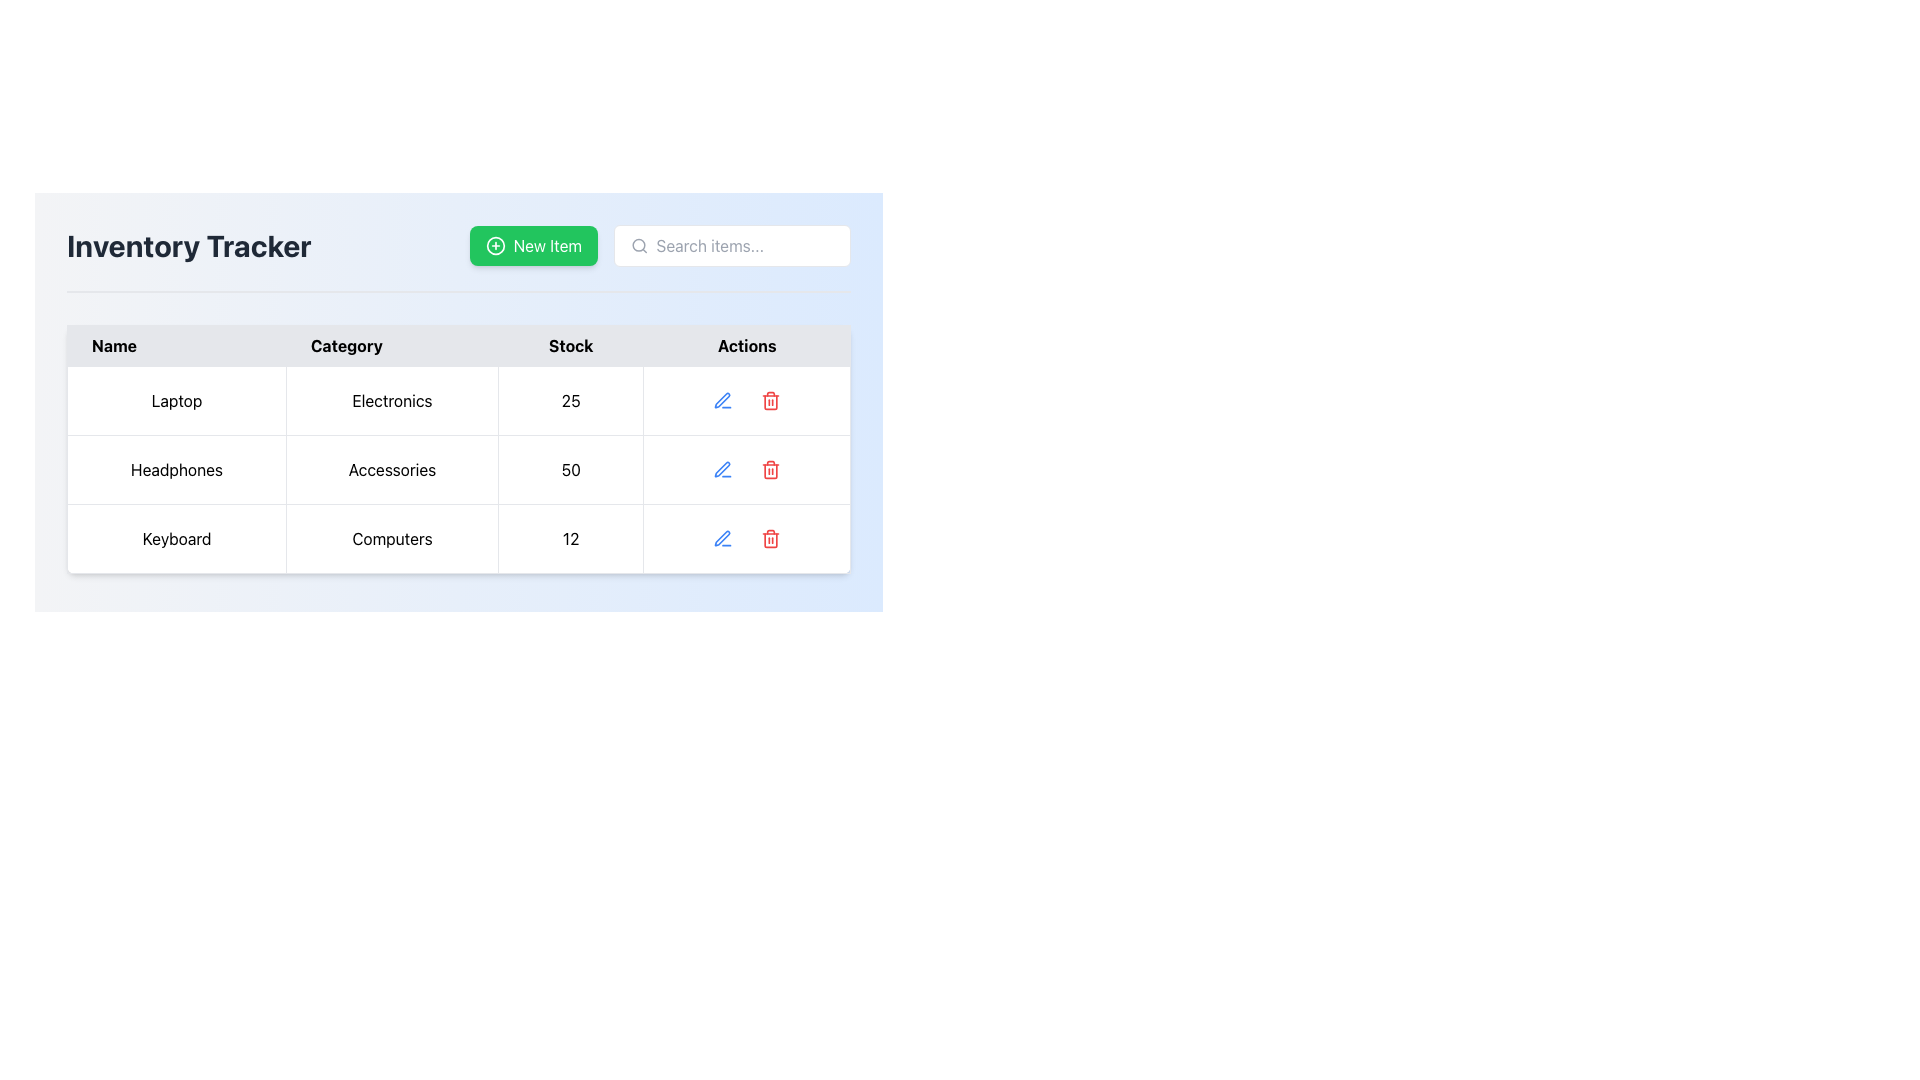 The width and height of the screenshot is (1920, 1080). I want to click on the static text label displaying the name 'Keyboard' located in the first cell of the third row under the 'Name' column of the table, so click(177, 538).